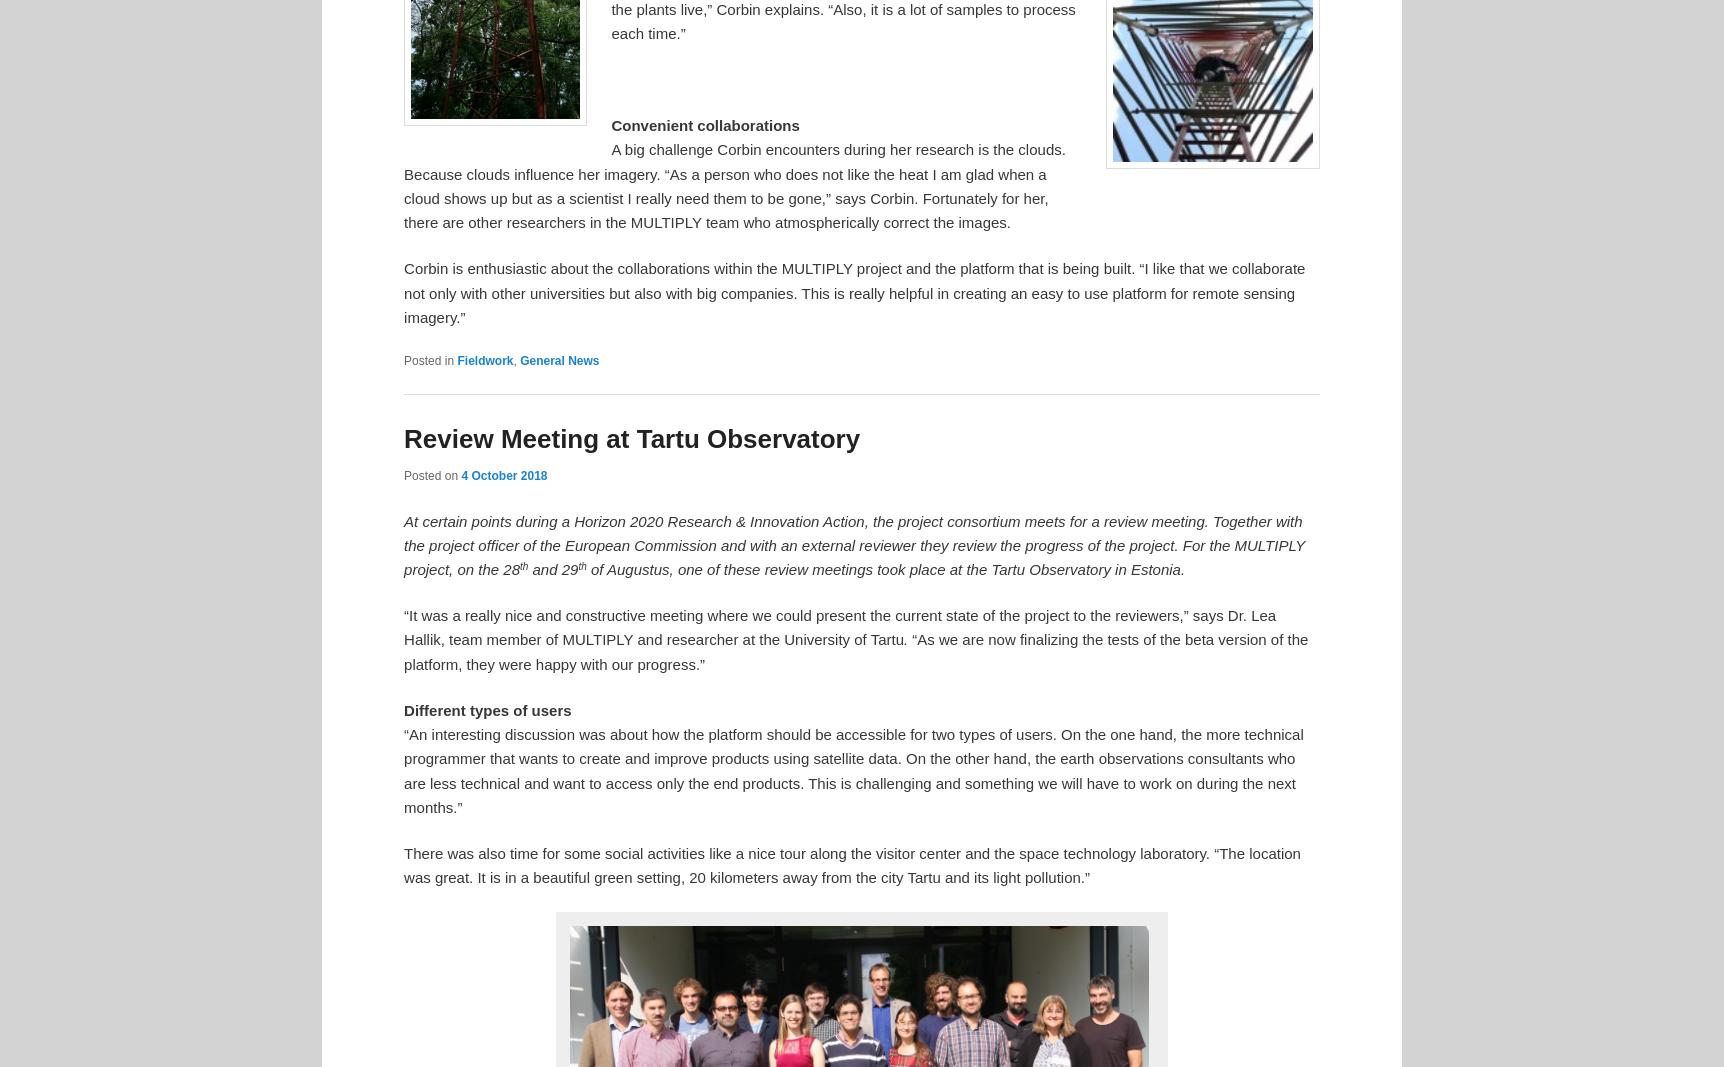  Describe the element at coordinates (853, 292) in the screenshot. I see `'Corbin is enthusiastic about the collaborations within the MULTIPLY project and the platform that is being built. “I like that we collaborate not only with other universities but also with big companies. This is really helpful in creating an easy to use platform for remote sensing imagery.”'` at that location.